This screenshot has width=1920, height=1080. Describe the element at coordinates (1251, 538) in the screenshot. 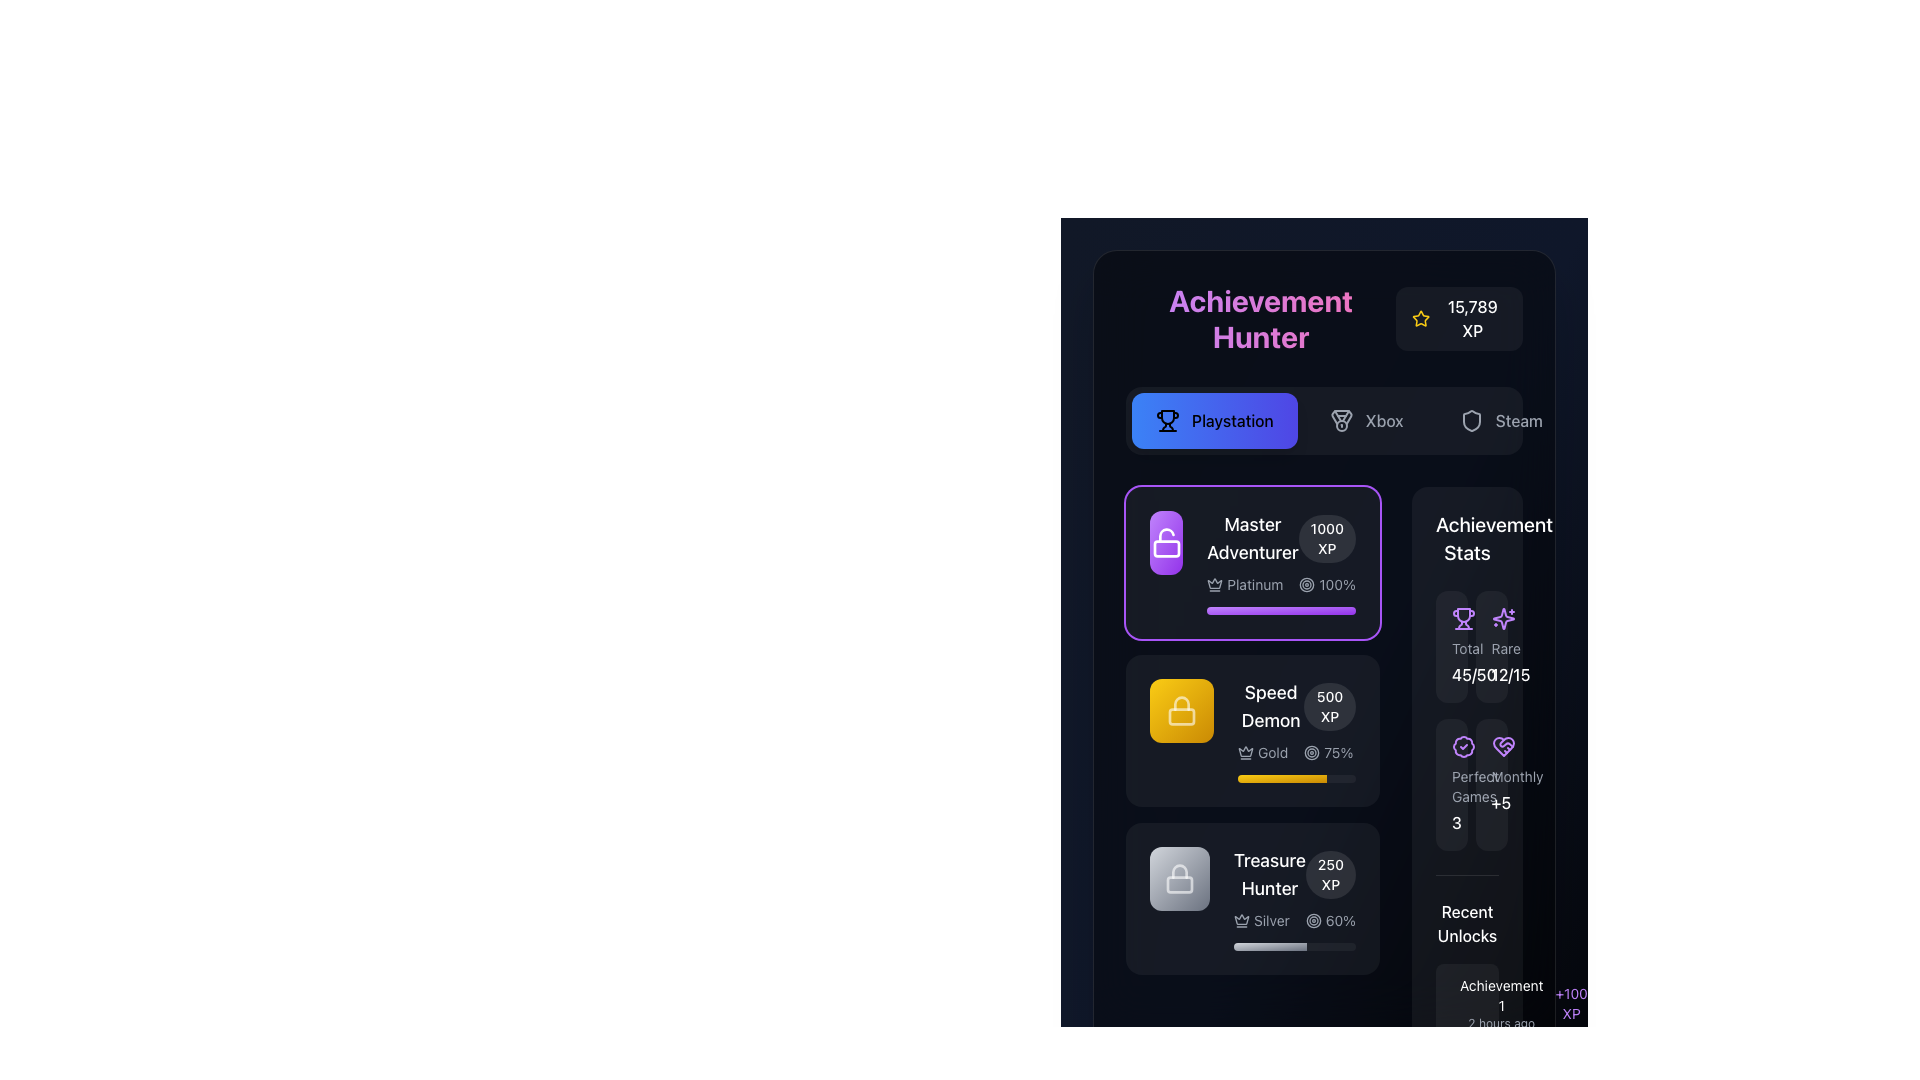

I see `the 'Master Adventurer' text label displayed in bold white font on the left side of the achievement card` at that location.